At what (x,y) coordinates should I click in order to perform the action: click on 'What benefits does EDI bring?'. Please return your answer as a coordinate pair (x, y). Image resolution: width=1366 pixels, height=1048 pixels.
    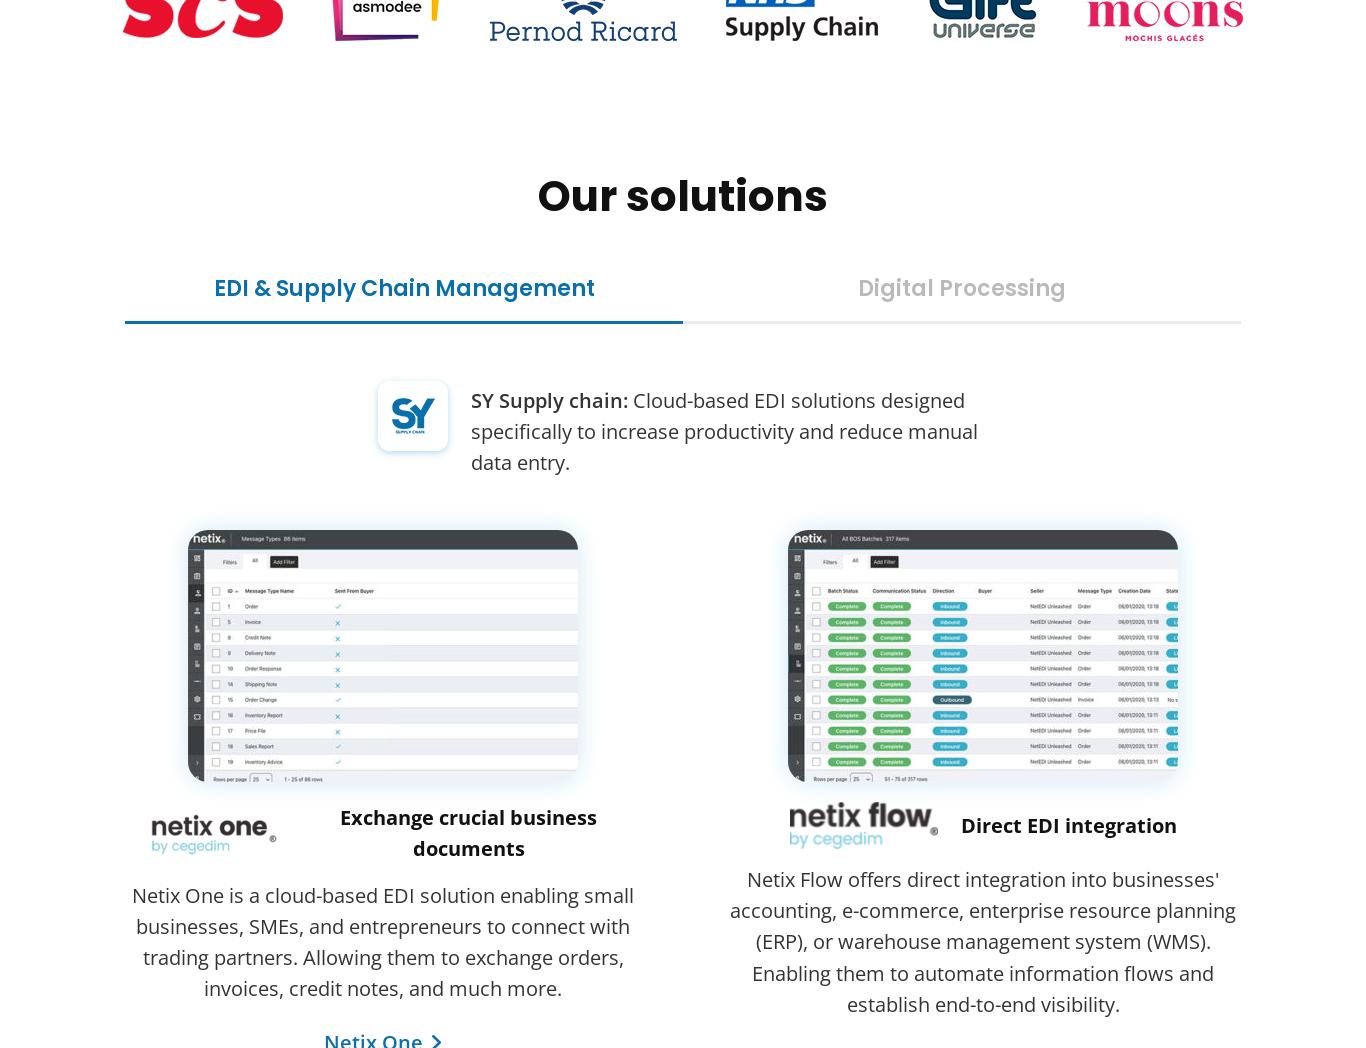
    Looking at the image, I should click on (273, 809).